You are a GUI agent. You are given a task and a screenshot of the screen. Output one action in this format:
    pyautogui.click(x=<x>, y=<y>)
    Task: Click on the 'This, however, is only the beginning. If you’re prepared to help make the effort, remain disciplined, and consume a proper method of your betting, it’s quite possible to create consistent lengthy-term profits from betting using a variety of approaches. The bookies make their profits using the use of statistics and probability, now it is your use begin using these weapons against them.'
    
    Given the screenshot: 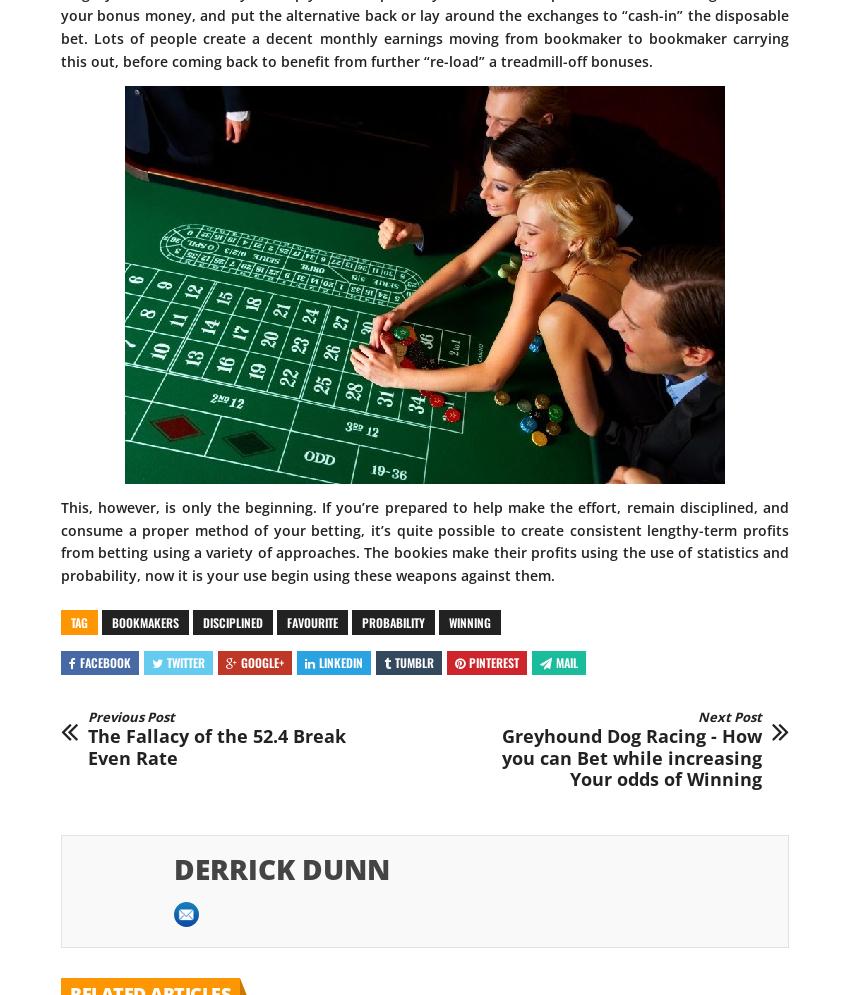 What is the action you would take?
    pyautogui.click(x=425, y=540)
    